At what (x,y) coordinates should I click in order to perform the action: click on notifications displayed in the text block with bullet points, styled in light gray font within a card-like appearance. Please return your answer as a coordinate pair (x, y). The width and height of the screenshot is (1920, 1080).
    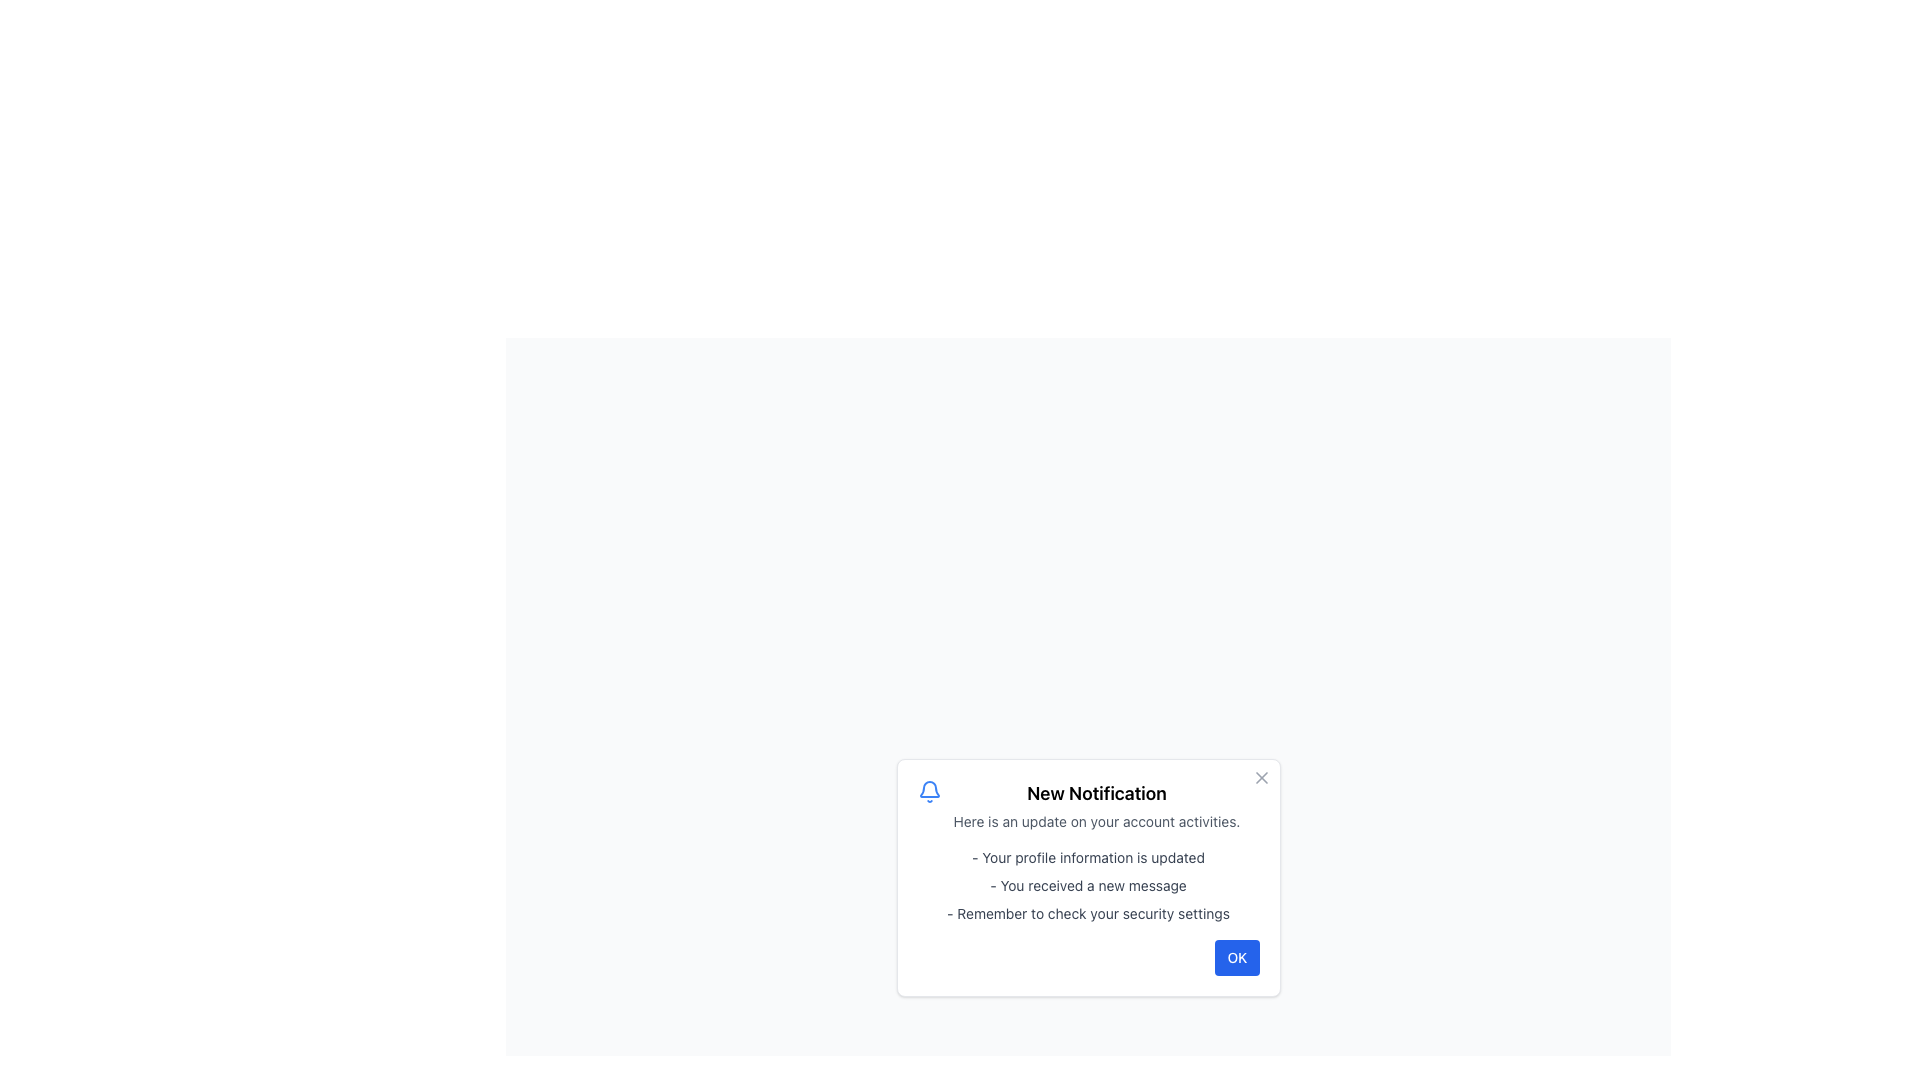
    Looking at the image, I should click on (1087, 885).